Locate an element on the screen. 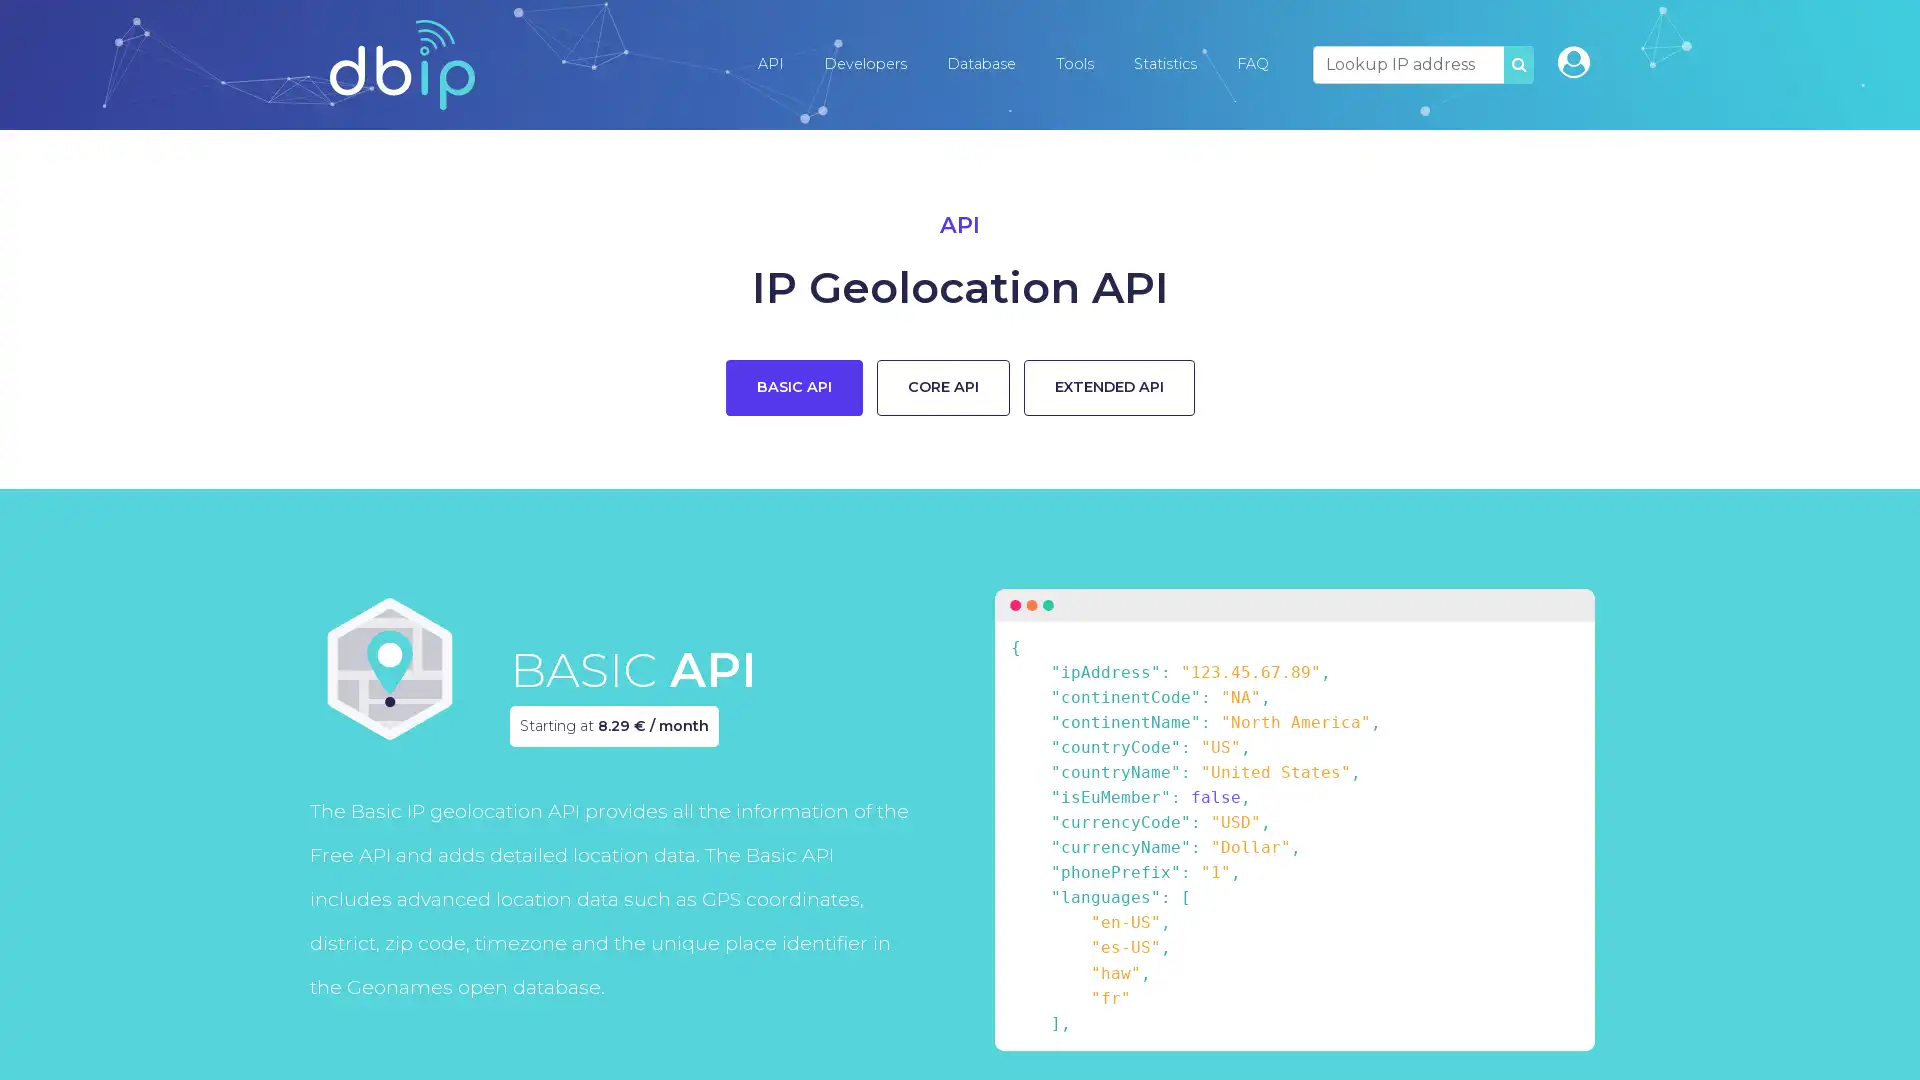 This screenshot has width=1920, height=1080. SEARCH is located at coordinates (1518, 63).